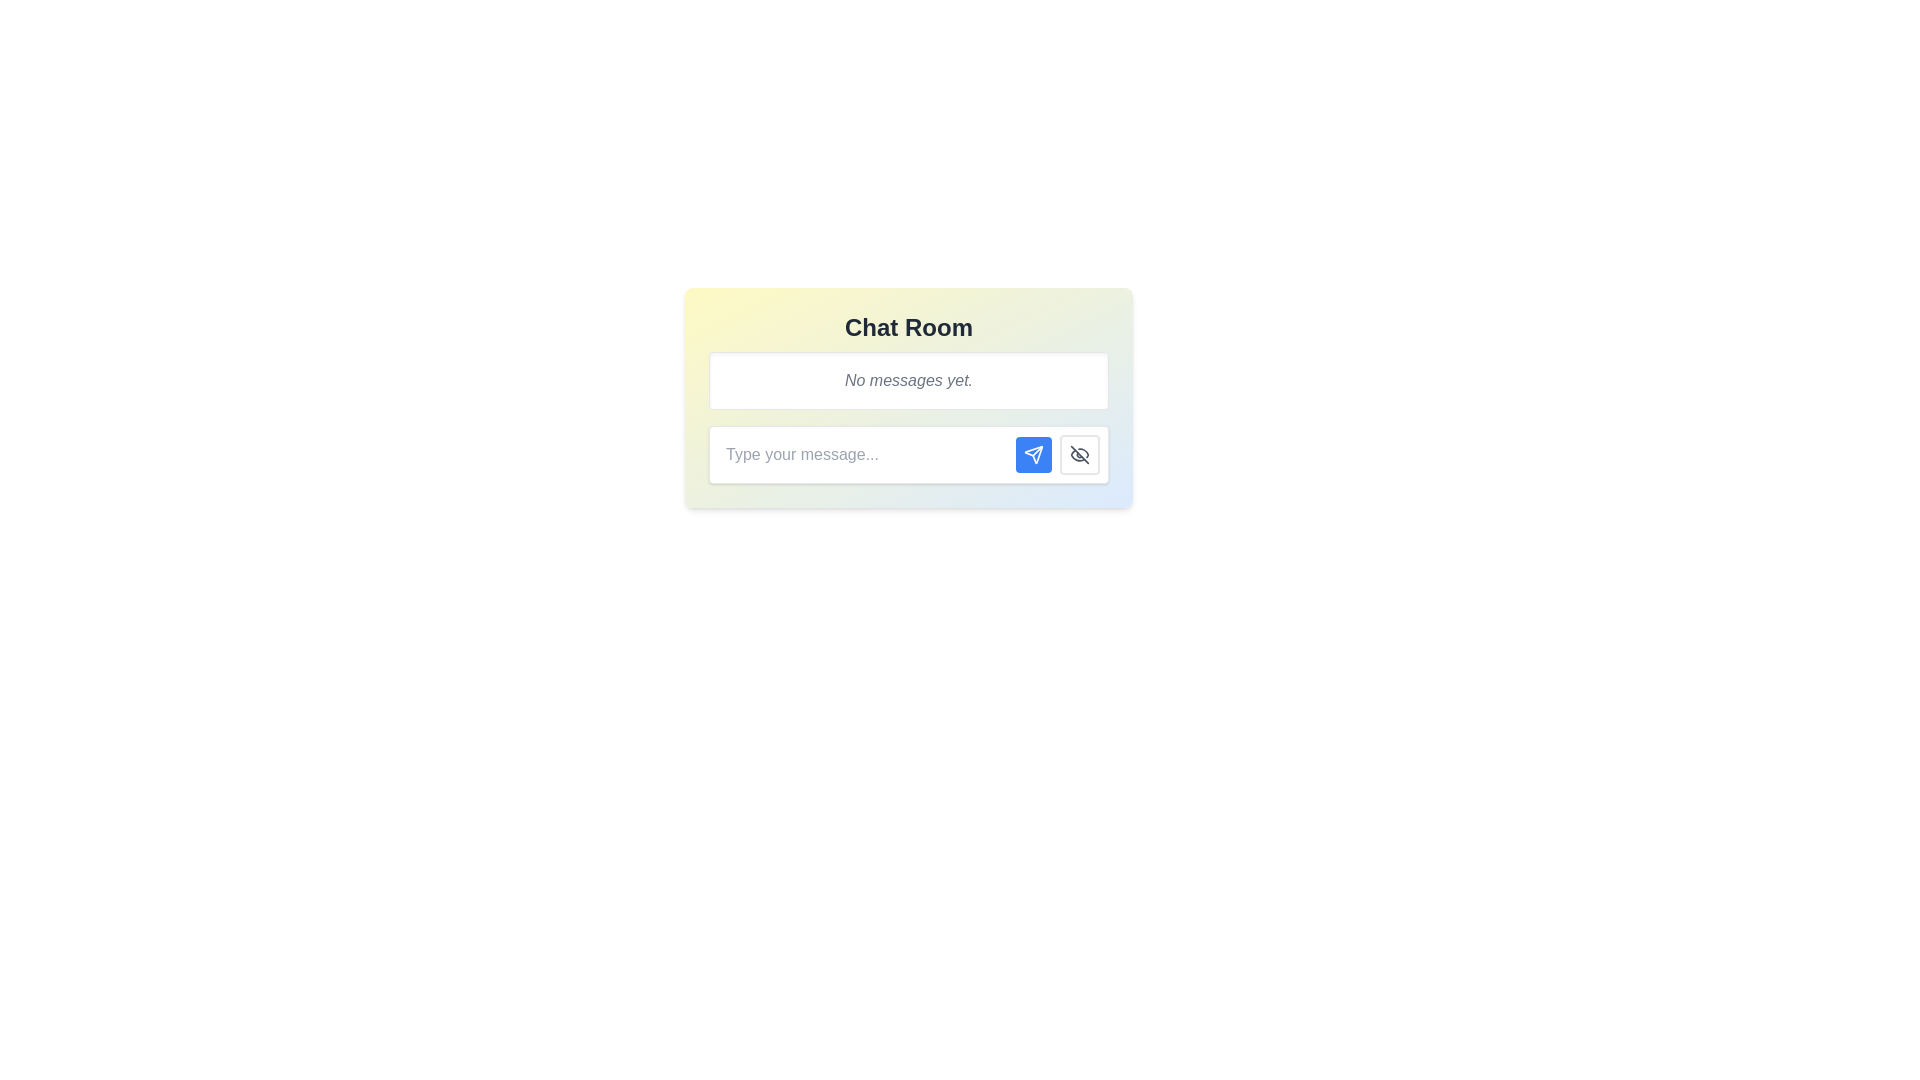 This screenshot has height=1080, width=1920. What do you see at coordinates (907, 326) in the screenshot?
I see `the chat title text label at the top center of the chat interface` at bounding box center [907, 326].